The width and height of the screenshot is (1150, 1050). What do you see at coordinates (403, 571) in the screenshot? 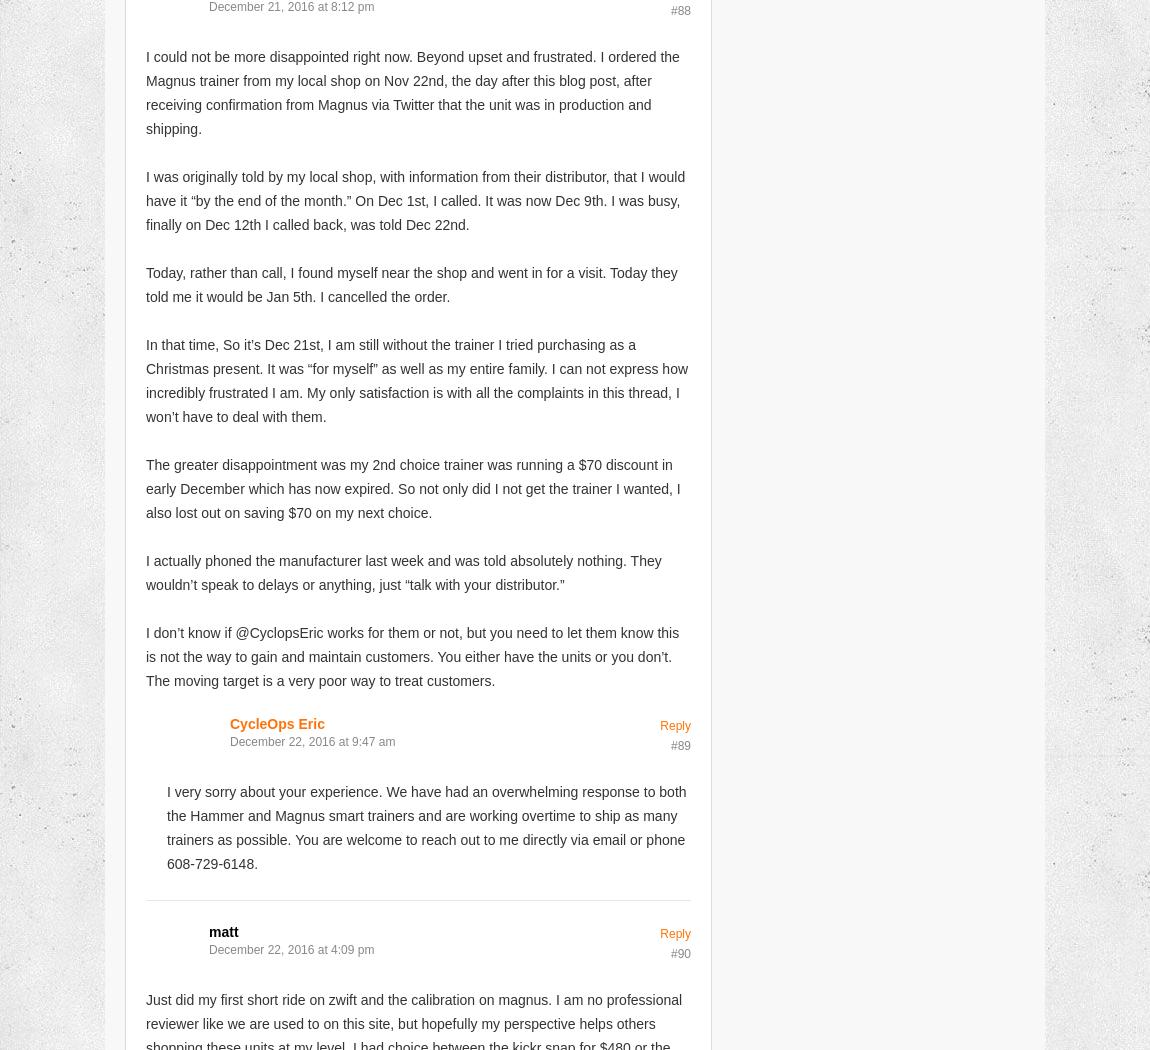
I see `'I actually phoned the manufacturer last week and was told absolutely nothing.  They wouldn’t speak to delays or anything, just “talk with your distributor.”'` at bounding box center [403, 571].